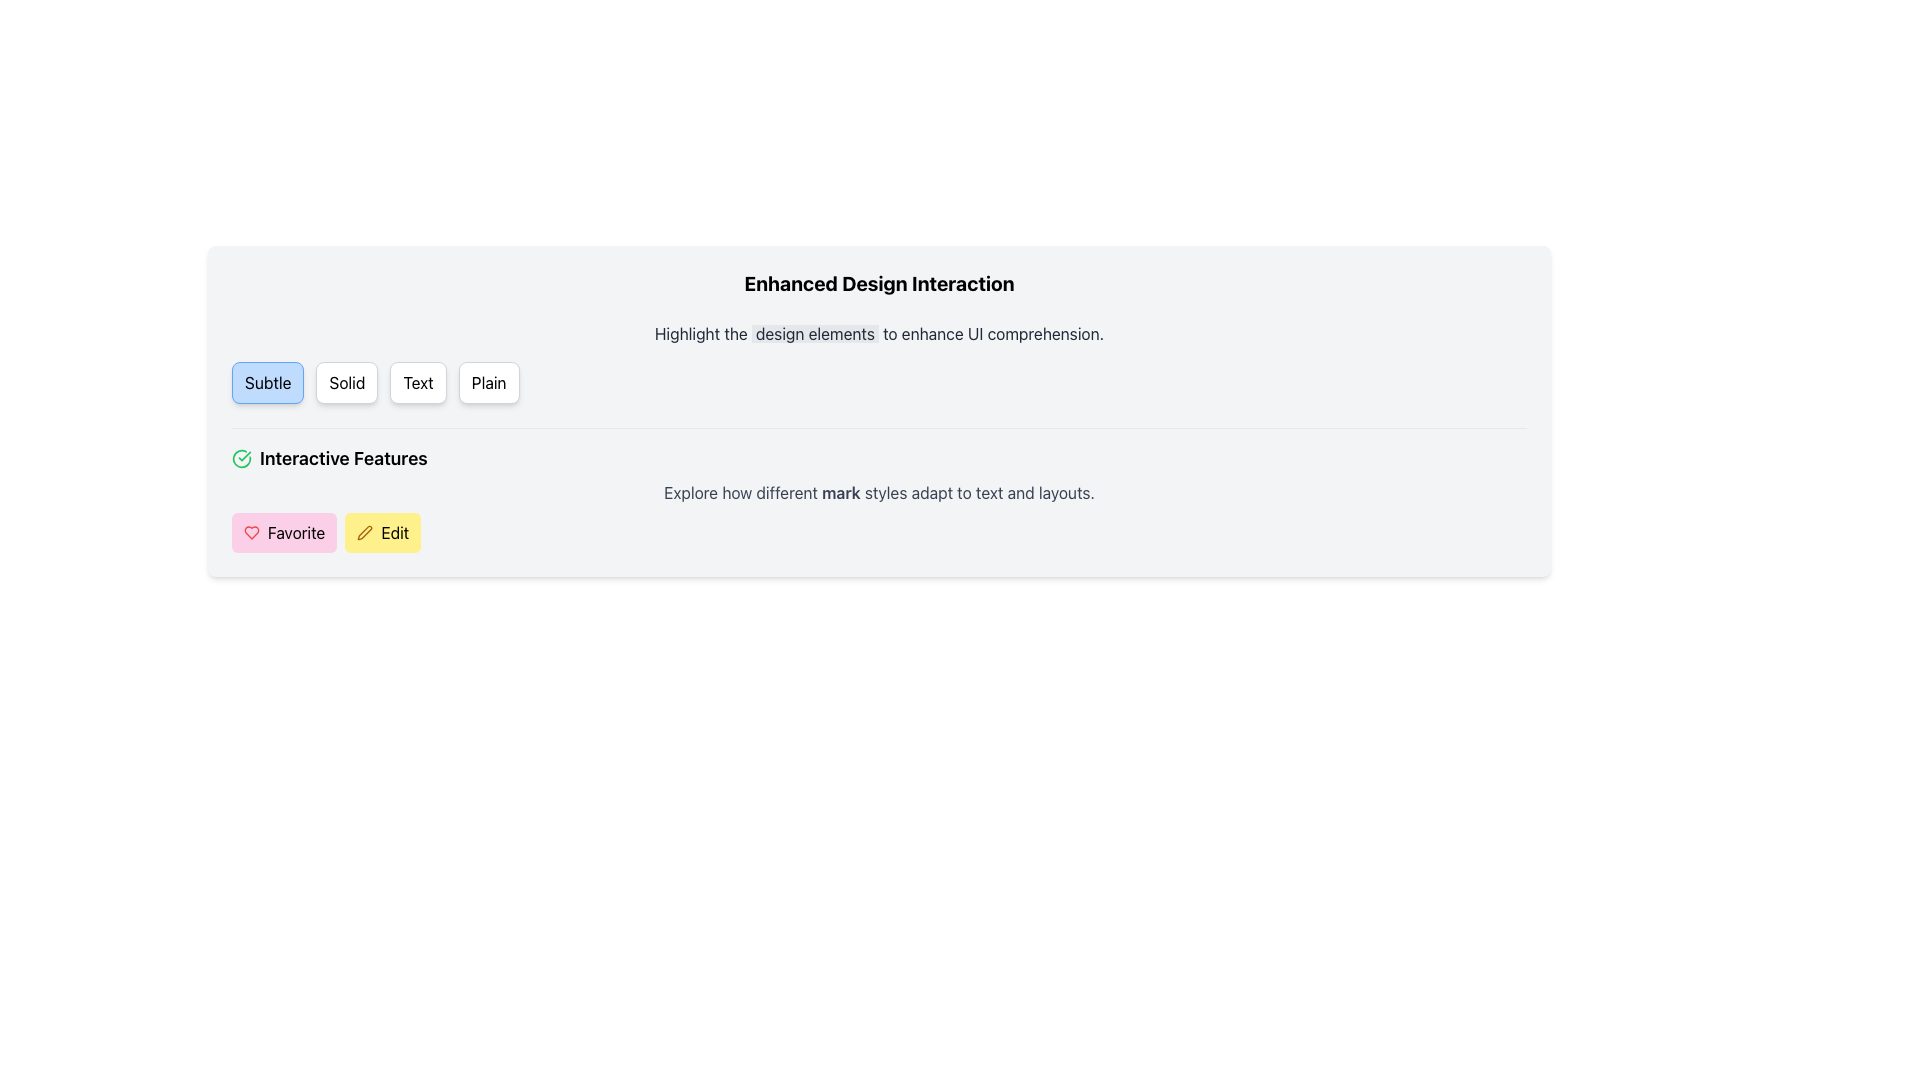 The image size is (1920, 1080). I want to click on the pen icon representing the 'Edit' button, which is positioned to the left of the 'Edit' text, so click(365, 531).